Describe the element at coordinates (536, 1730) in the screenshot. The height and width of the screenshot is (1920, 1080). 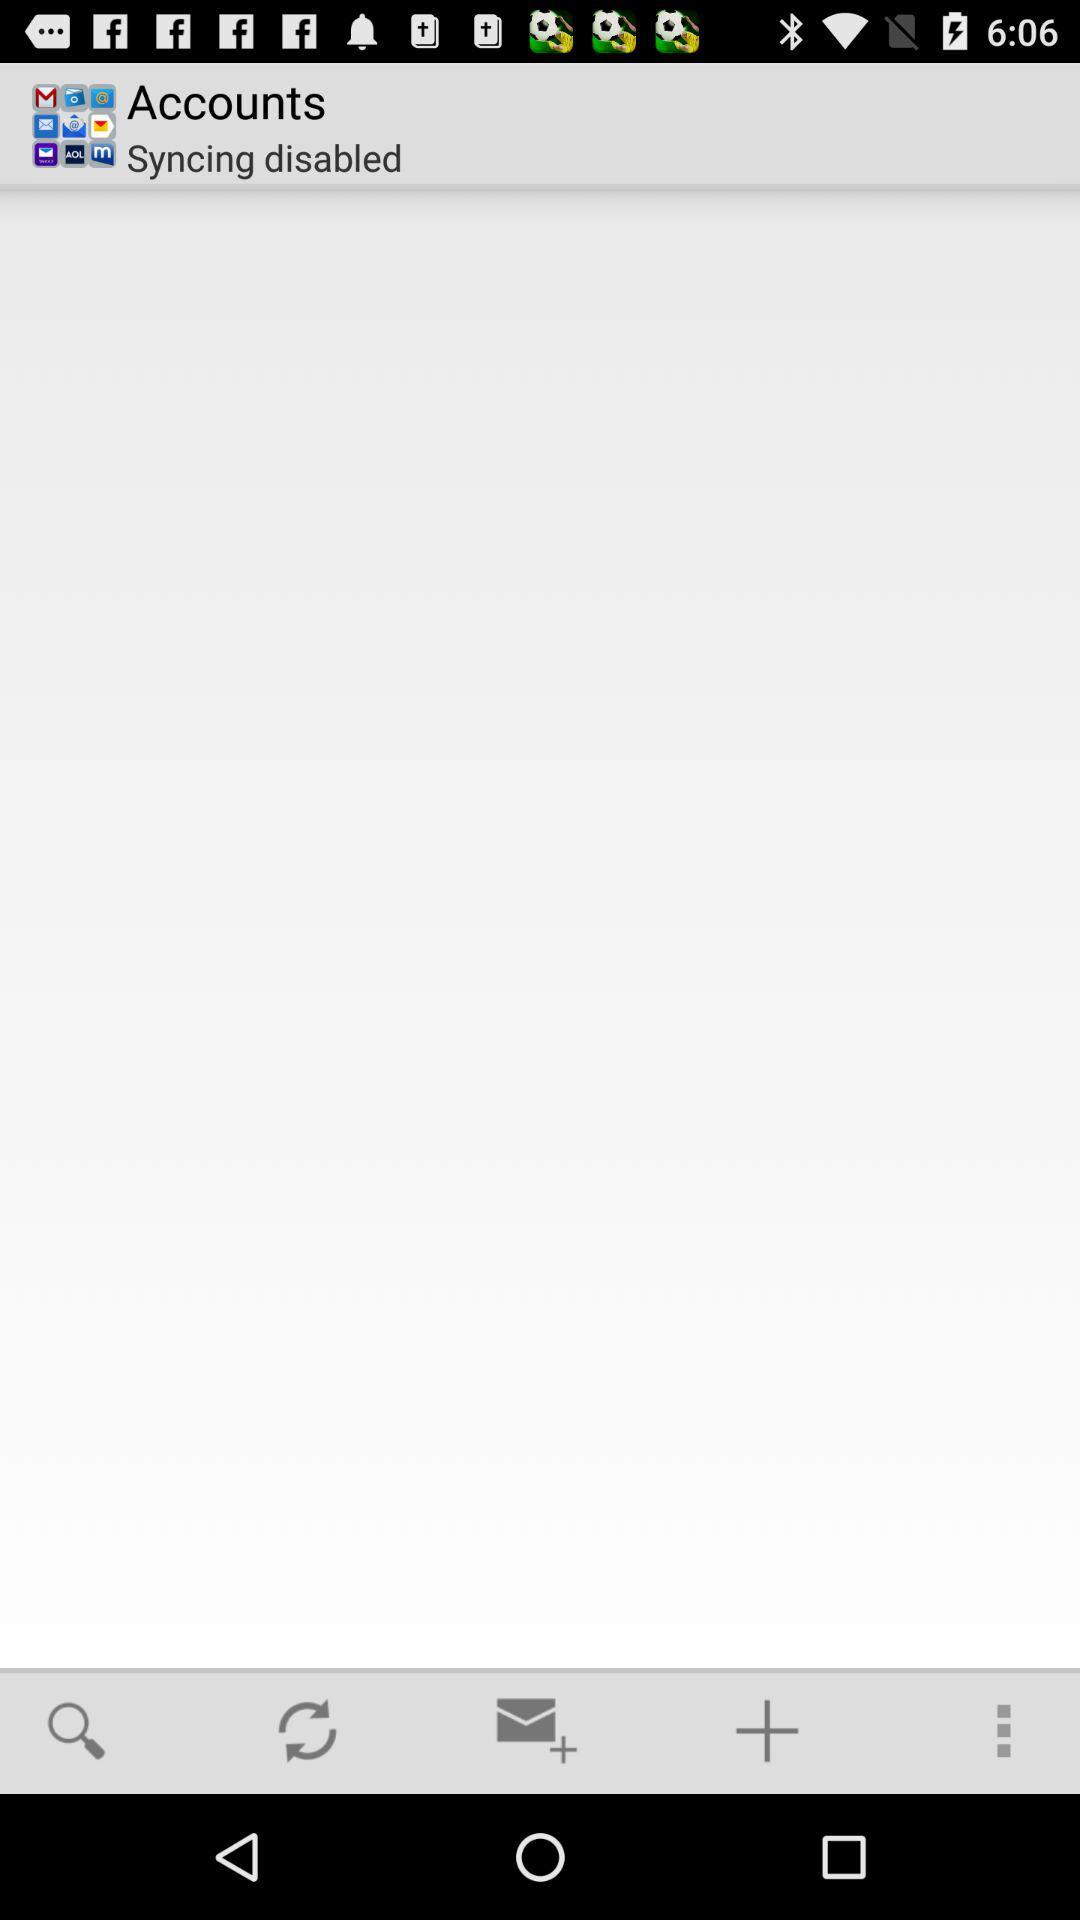
I see `icon at the bottom` at that location.